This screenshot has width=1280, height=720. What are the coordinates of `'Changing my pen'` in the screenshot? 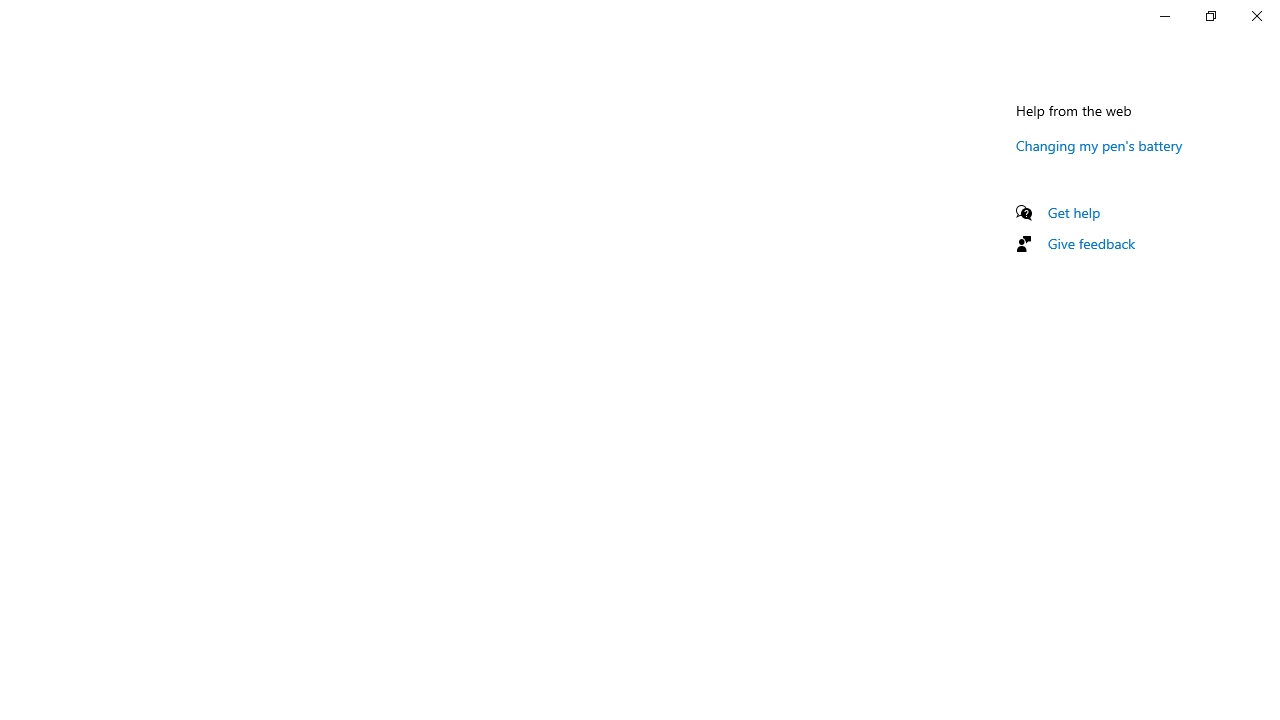 It's located at (1098, 144).